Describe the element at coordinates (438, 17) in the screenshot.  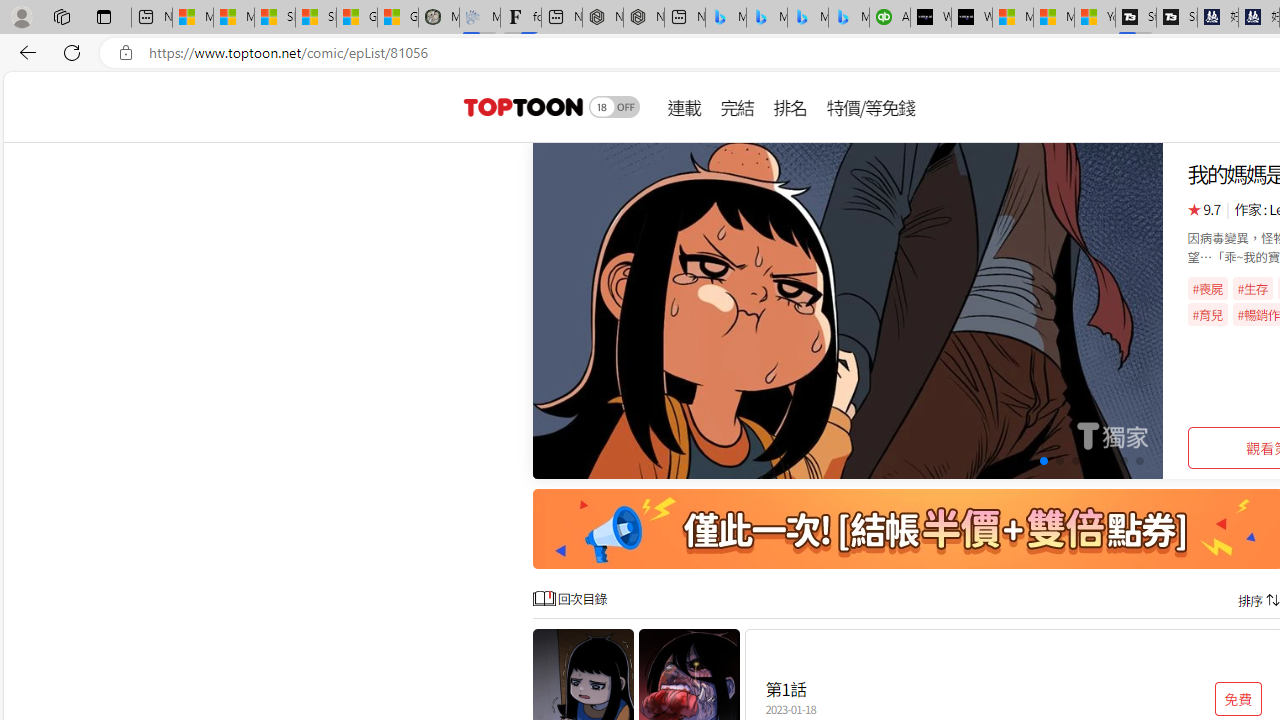
I see `'Manatee Mortality Statistics | FWC'` at that location.